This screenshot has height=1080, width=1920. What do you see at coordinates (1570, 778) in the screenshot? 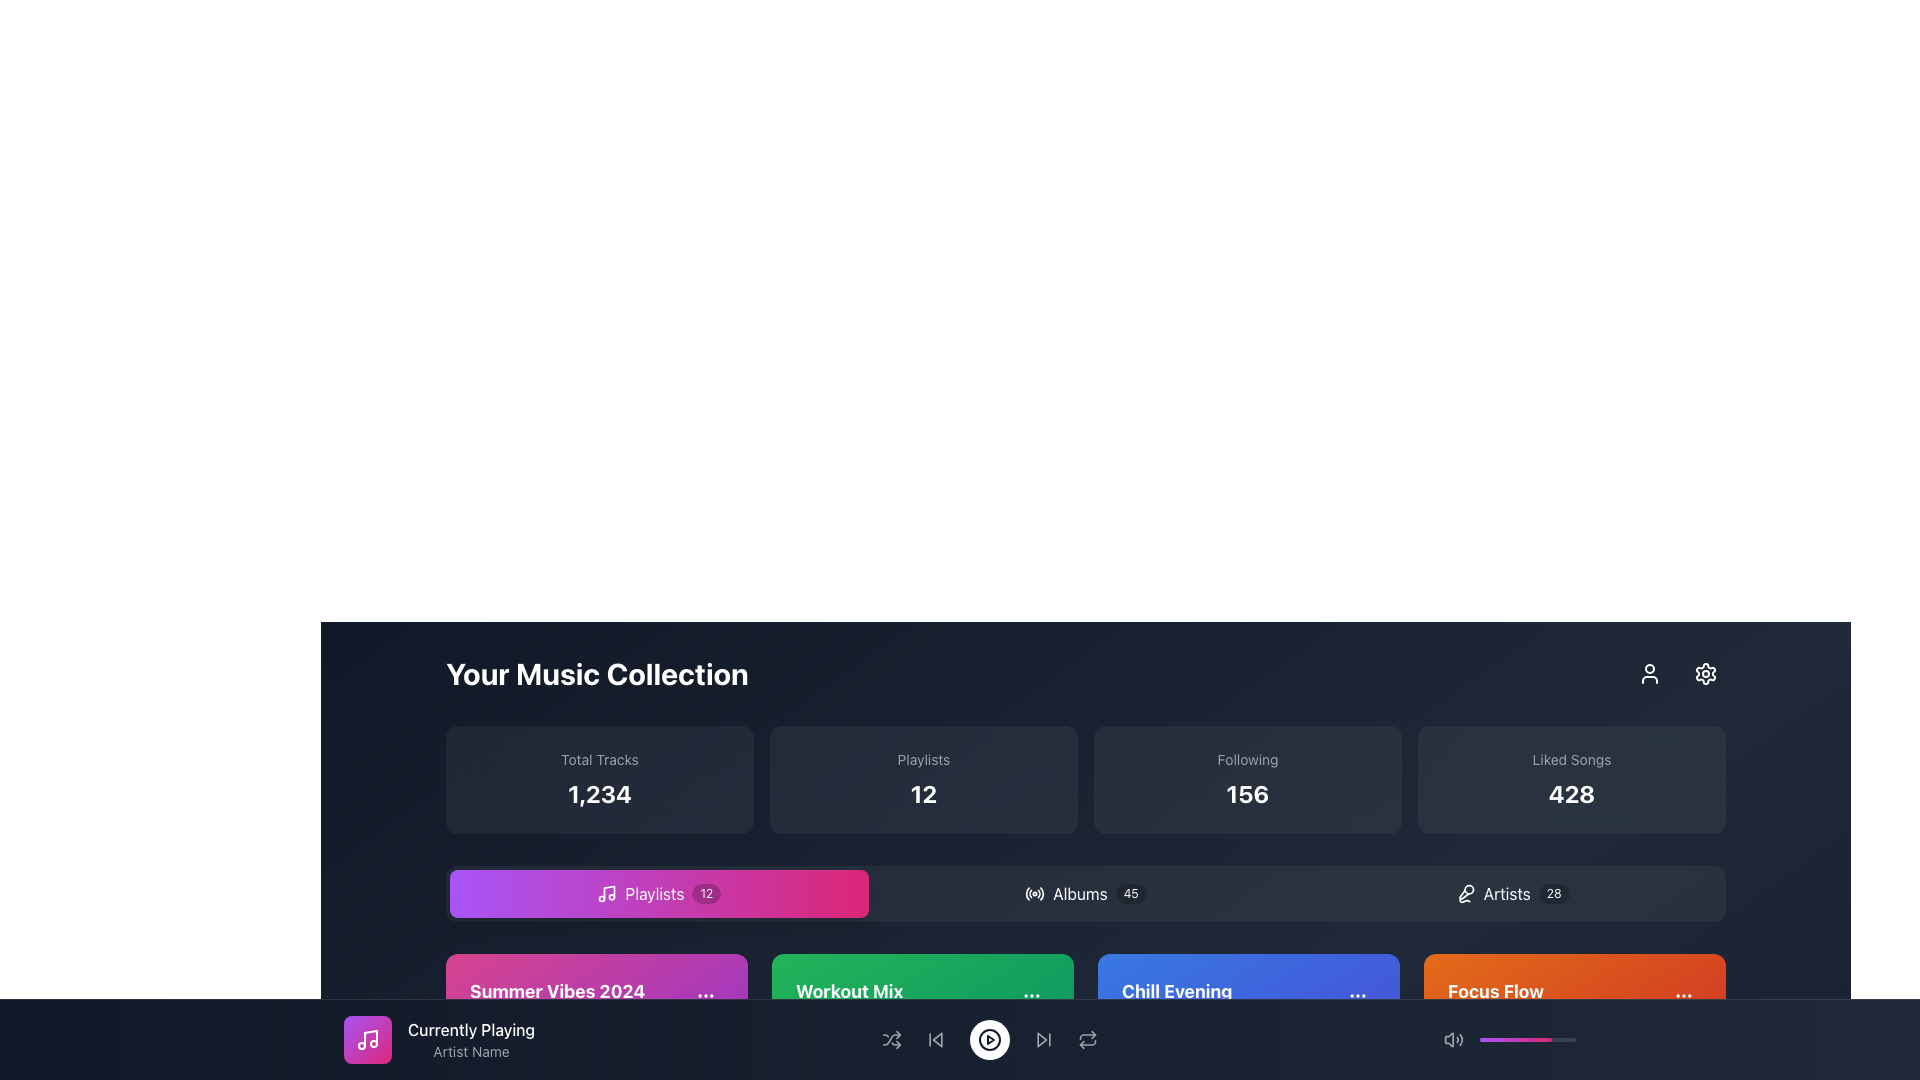
I see `the Informative card displaying 'Liked Songs' with the numerical figure '428' on a dark background, located at the far right of the row of cards` at bounding box center [1570, 778].